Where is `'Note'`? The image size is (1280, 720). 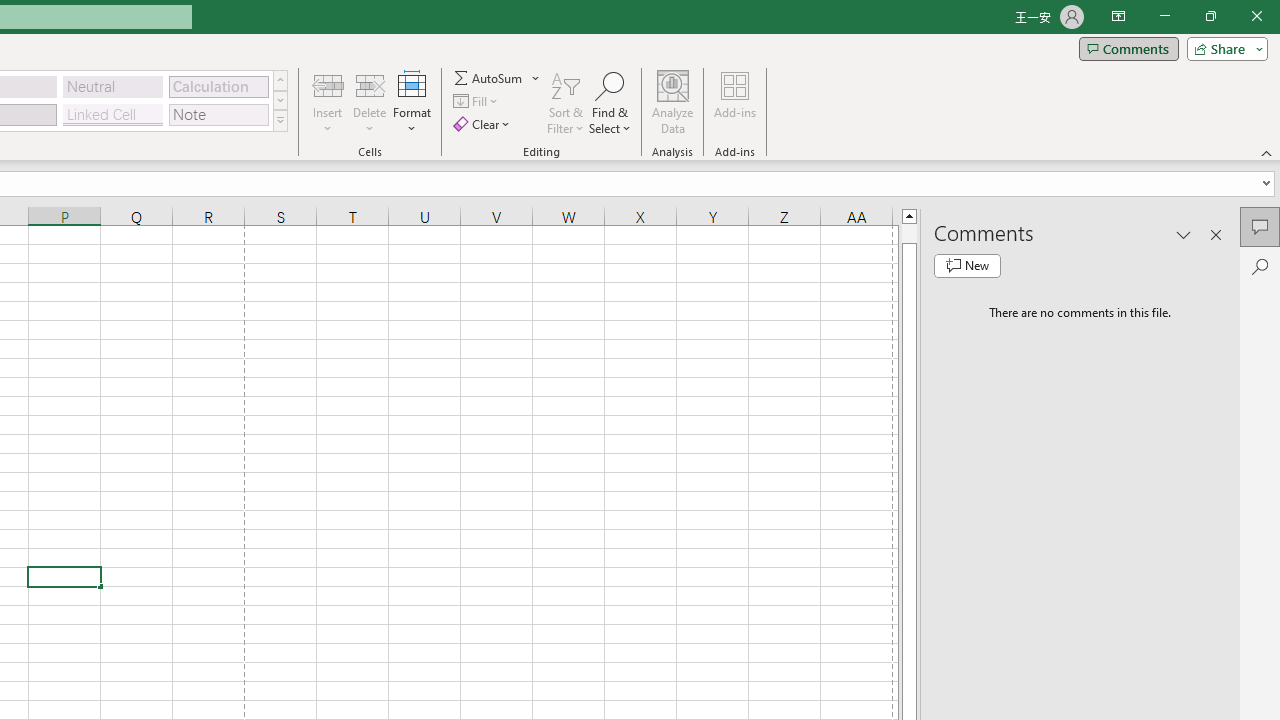 'Note' is located at coordinates (218, 114).